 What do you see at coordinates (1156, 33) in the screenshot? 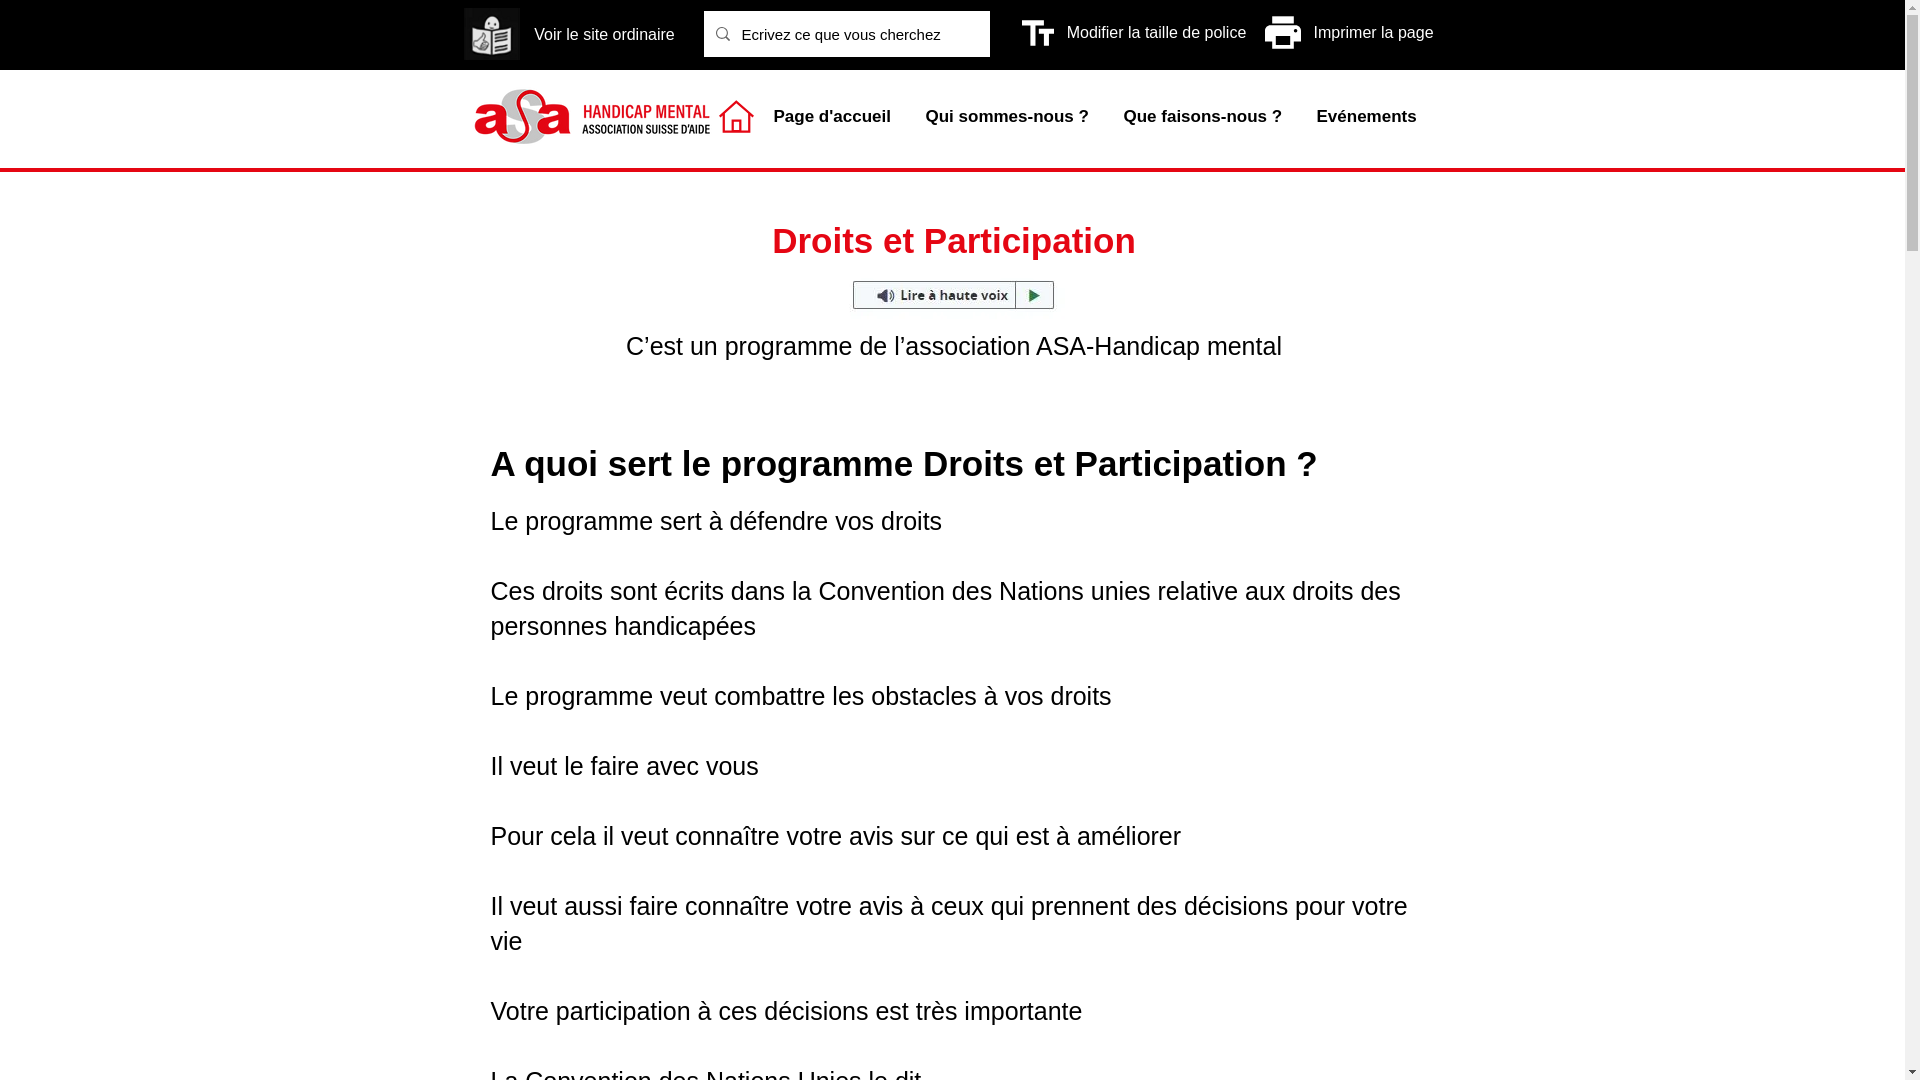
I see `'Modifier la taille de police'` at bounding box center [1156, 33].